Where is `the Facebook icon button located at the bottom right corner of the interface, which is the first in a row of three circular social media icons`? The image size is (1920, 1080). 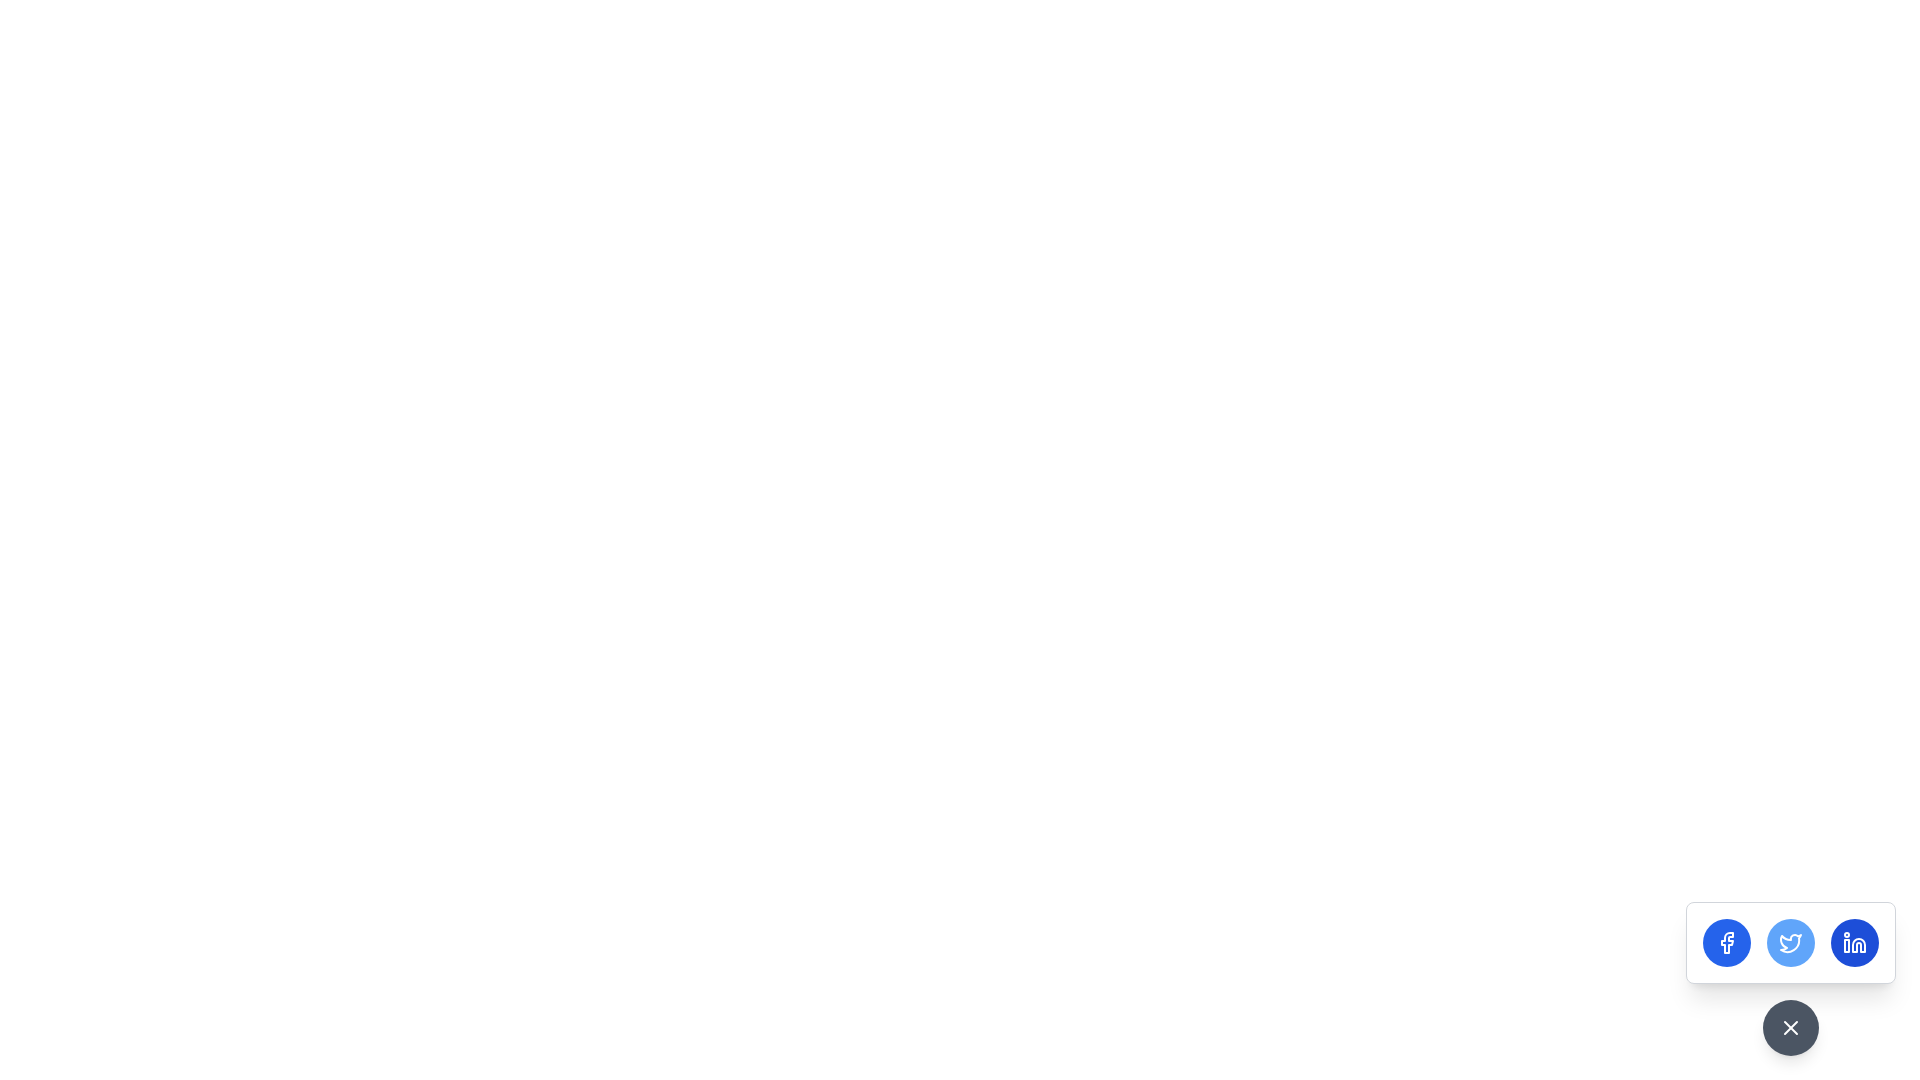 the Facebook icon button located at the bottom right corner of the interface, which is the first in a row of three circular social media icons is located at coordinates (1726, 942).